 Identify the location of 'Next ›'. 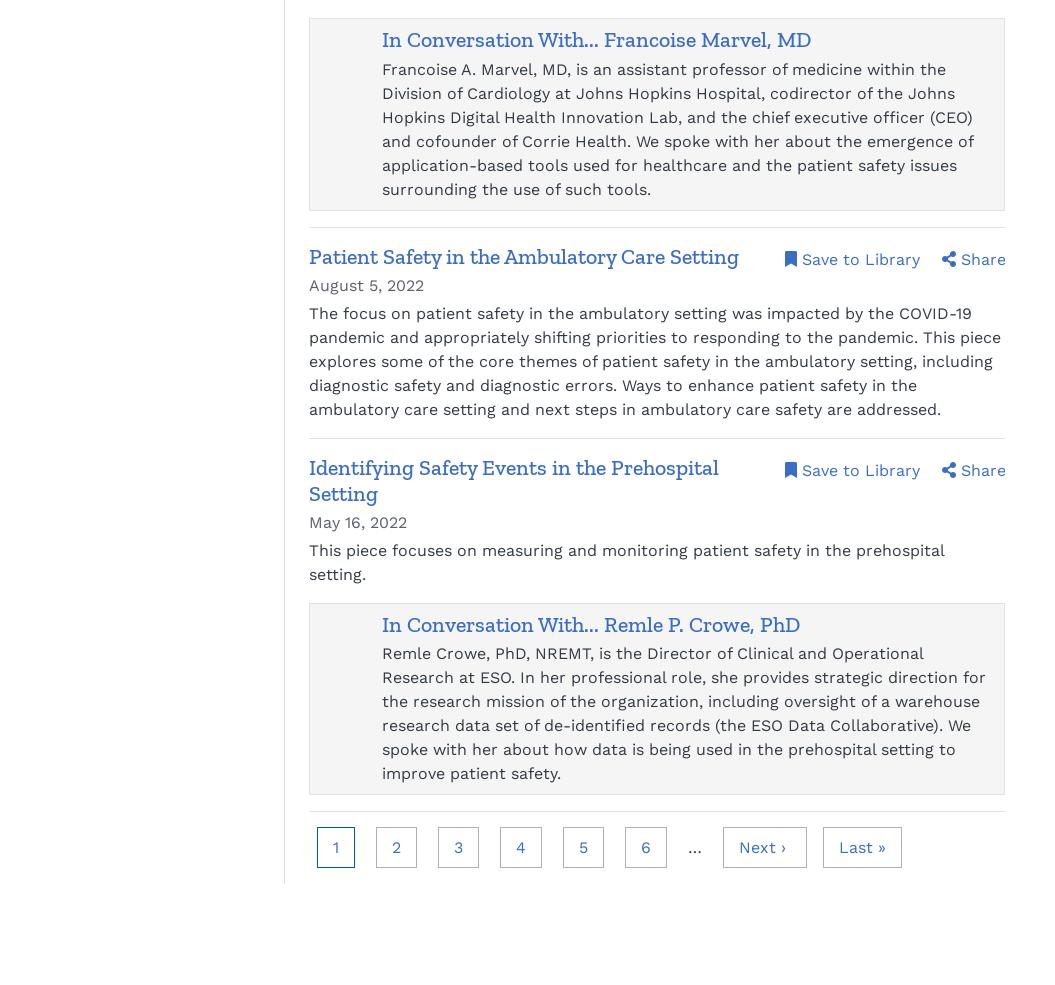
(762, 846).